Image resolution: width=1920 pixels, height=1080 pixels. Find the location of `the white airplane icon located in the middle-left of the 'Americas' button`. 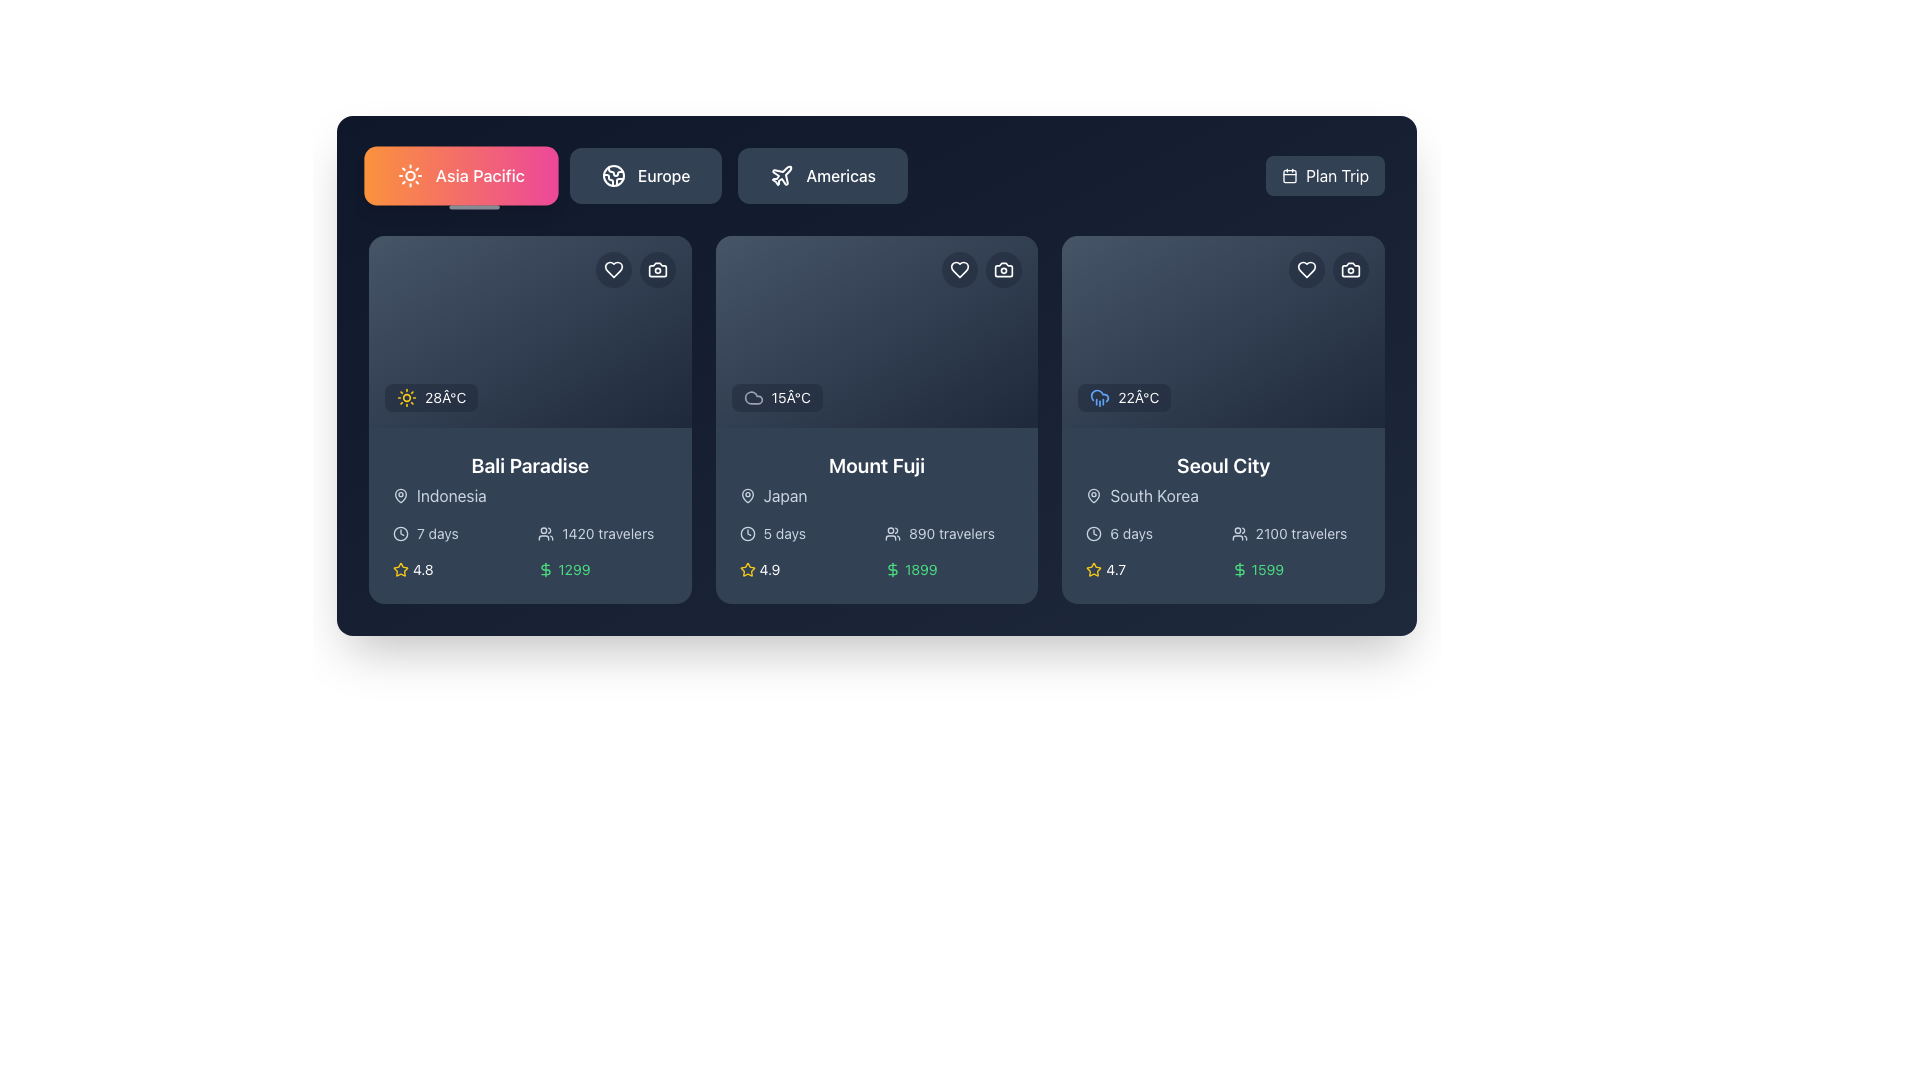

the white airplane icon located in the middle-left of the 'Americas' button is located at coordinates (781, 175).